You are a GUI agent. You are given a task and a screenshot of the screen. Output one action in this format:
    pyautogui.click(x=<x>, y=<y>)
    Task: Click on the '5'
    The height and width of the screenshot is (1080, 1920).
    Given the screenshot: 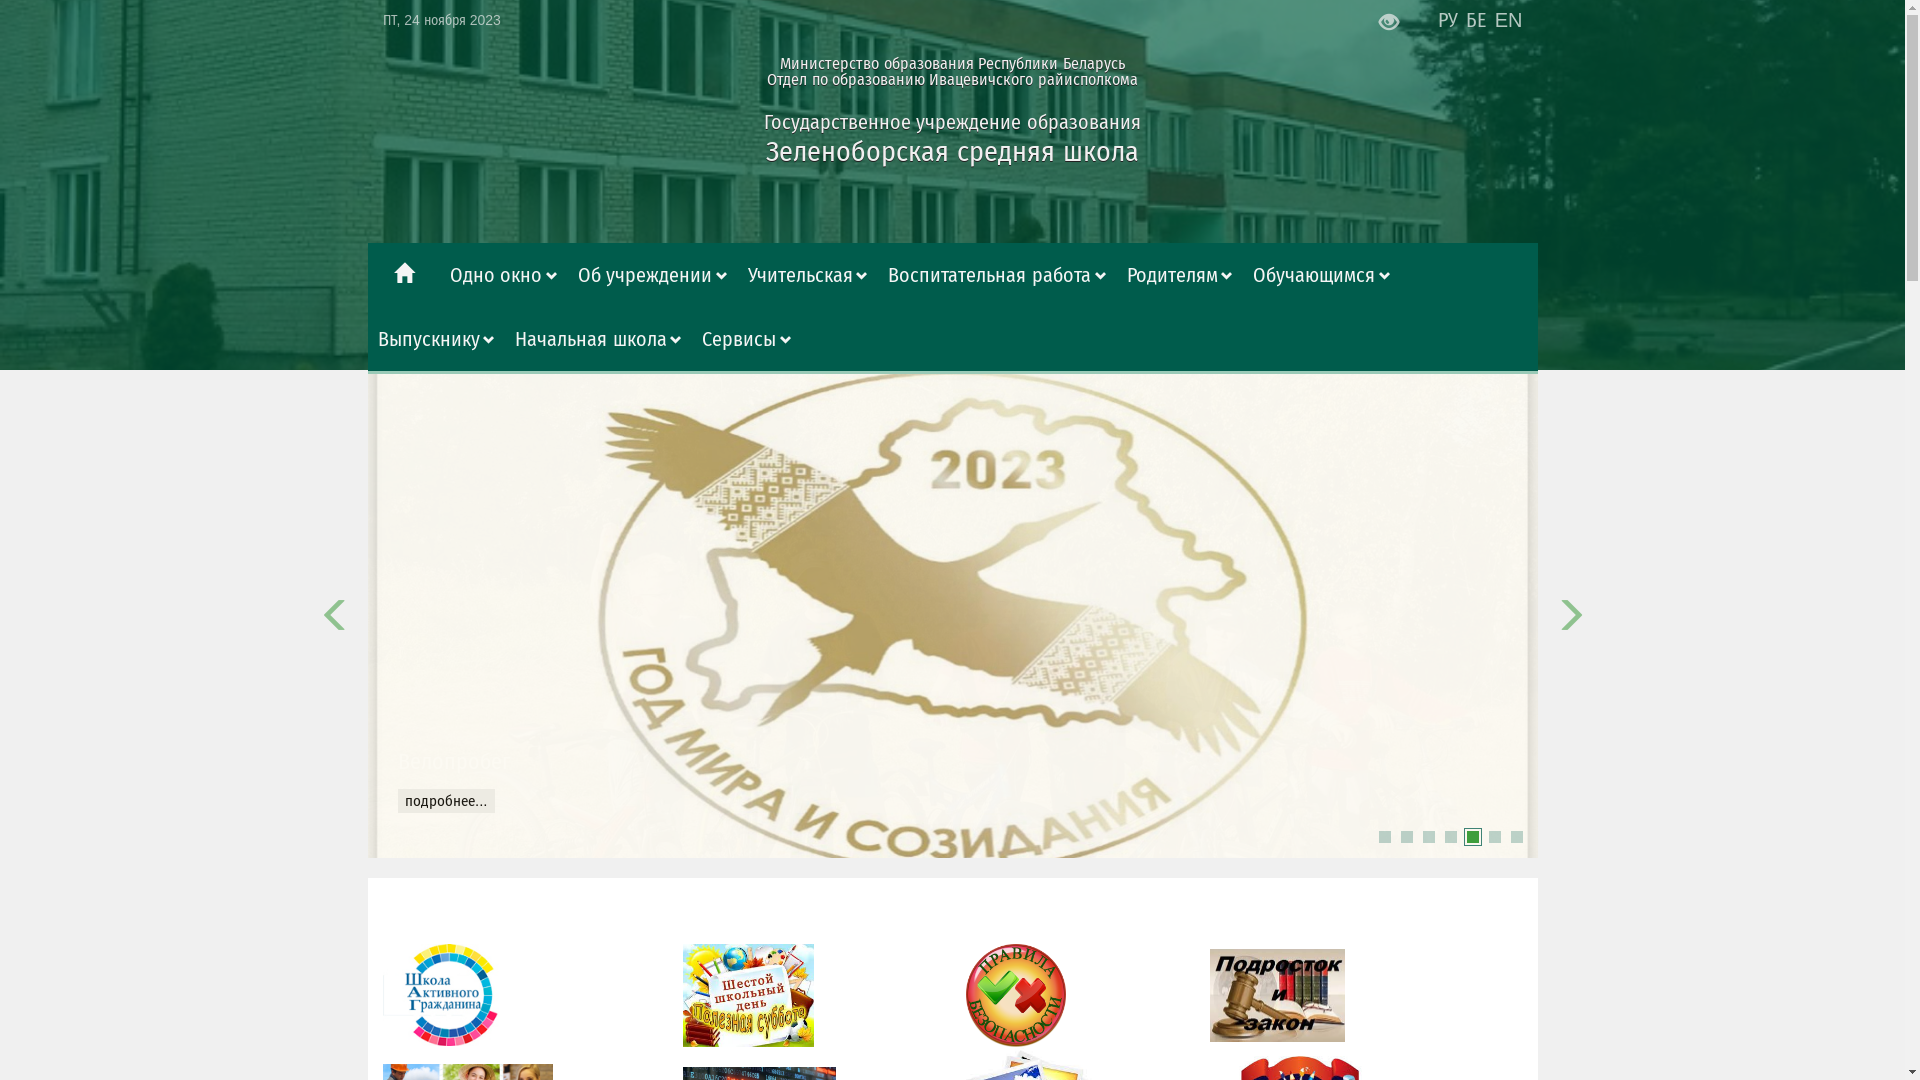 What is the action you would take?
    pyautogui.click(x=1472, y=837)
    